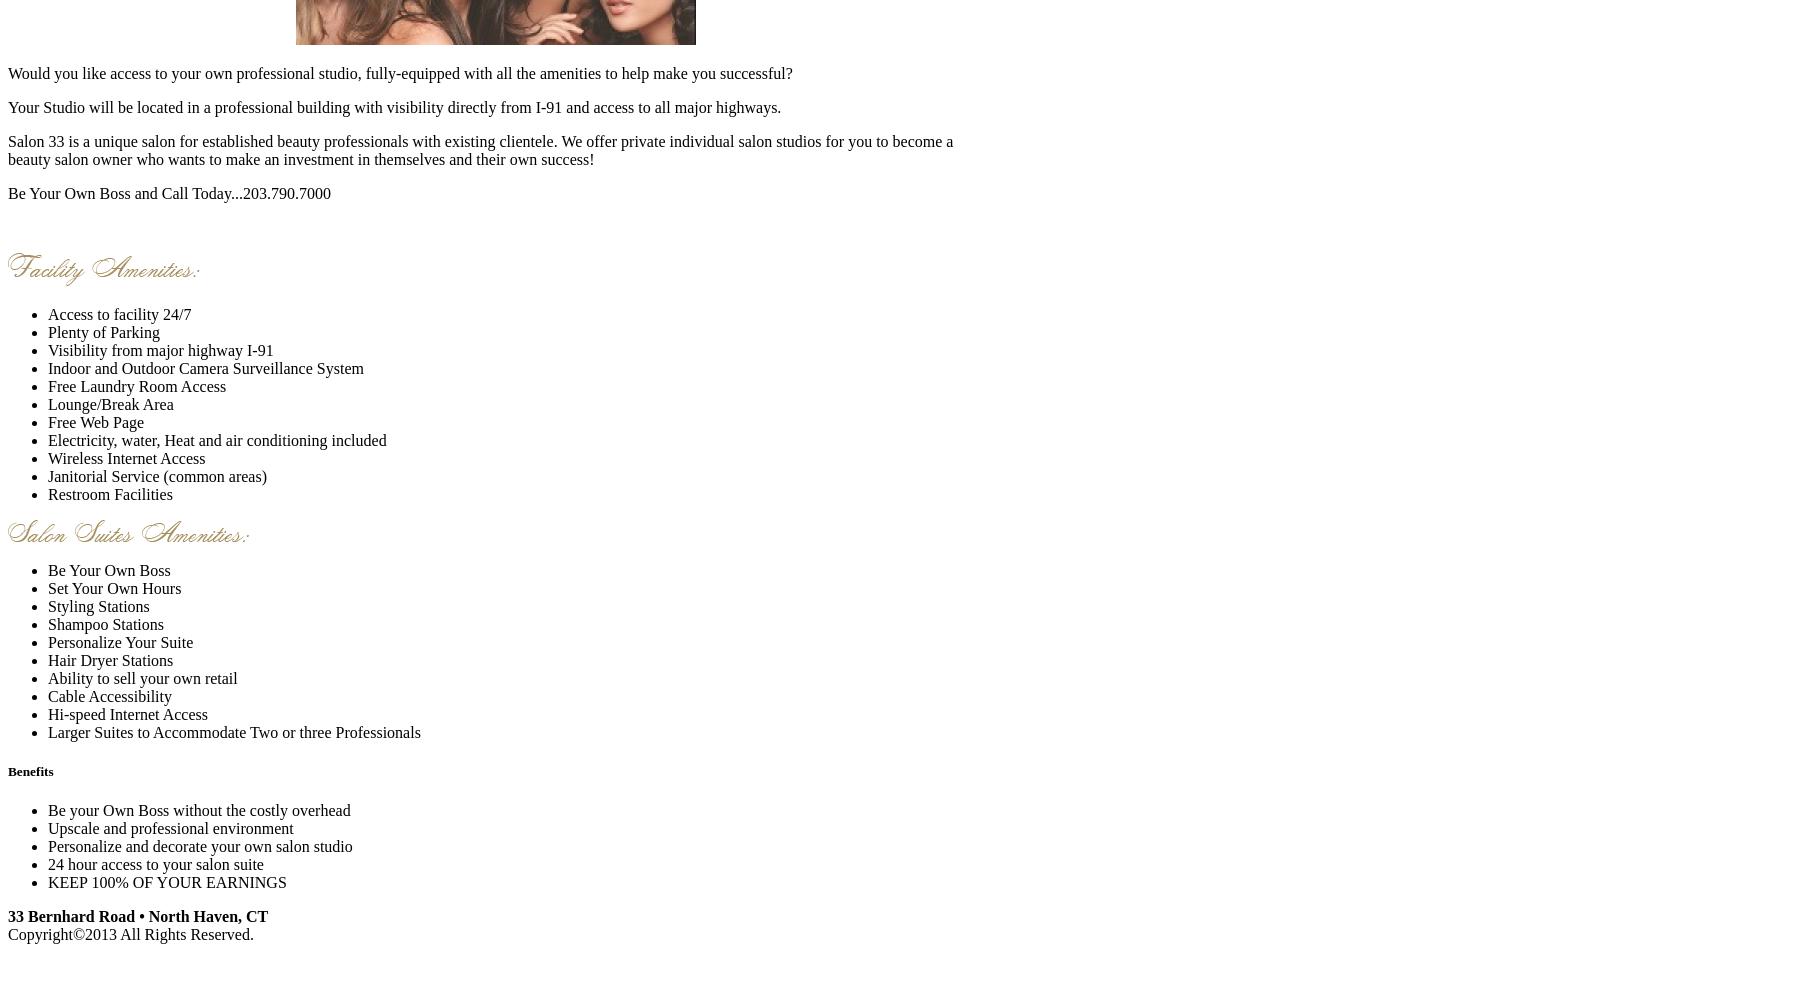 Image resolution: width=1811 pixels, height=1000 pixels. I want to click on 'Plenty of Parking', so click(102, 330).